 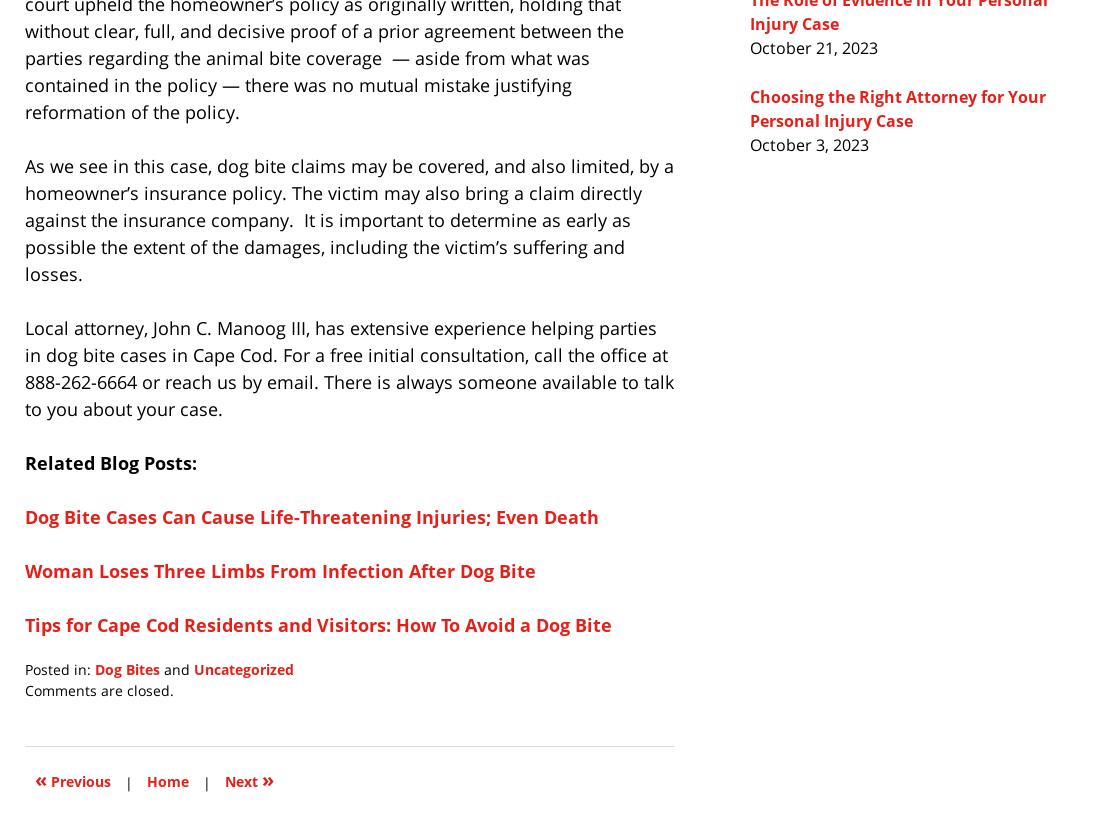 What do you see at coordinates (166, 781) in the screenshot?
I see `'Home'` at bounding box center [166, 781].